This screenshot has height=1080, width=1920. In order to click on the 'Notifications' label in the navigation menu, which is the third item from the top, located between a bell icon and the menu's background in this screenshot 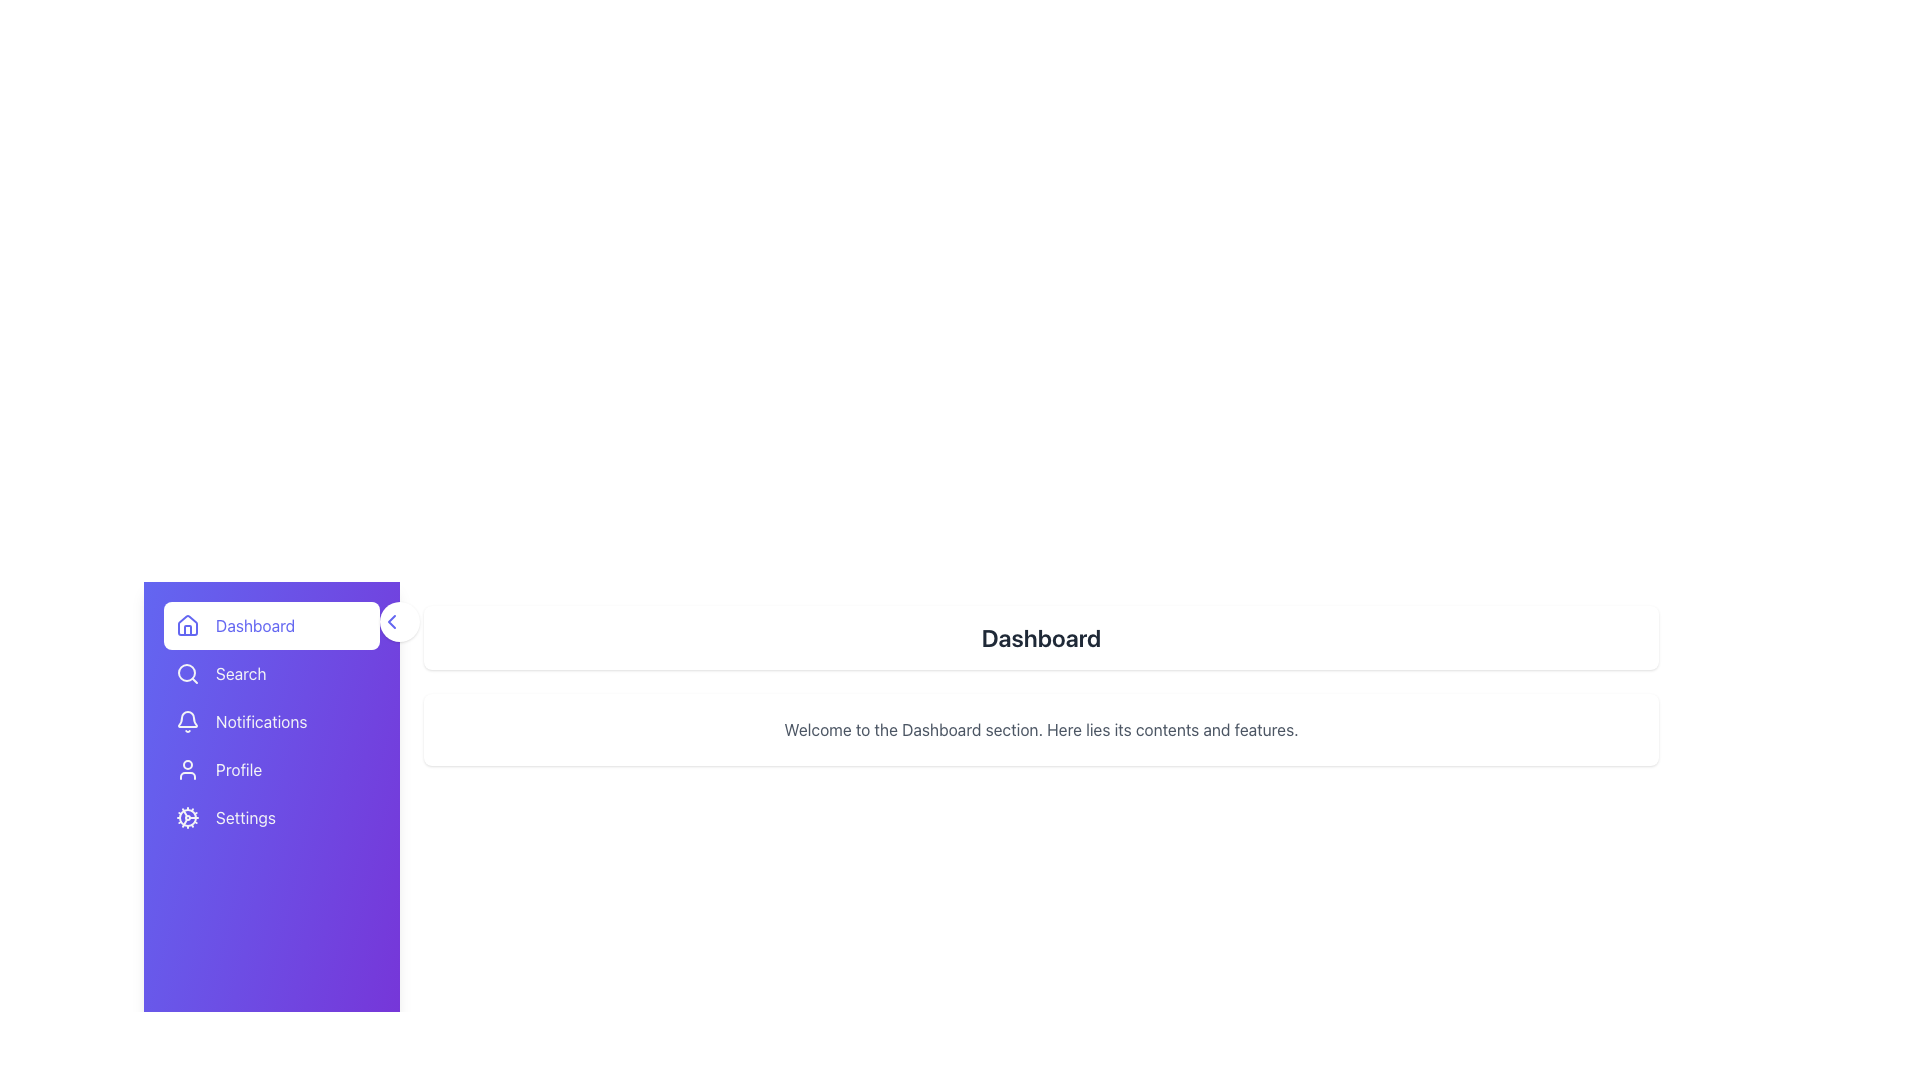, I will do `click(260, 721)`.